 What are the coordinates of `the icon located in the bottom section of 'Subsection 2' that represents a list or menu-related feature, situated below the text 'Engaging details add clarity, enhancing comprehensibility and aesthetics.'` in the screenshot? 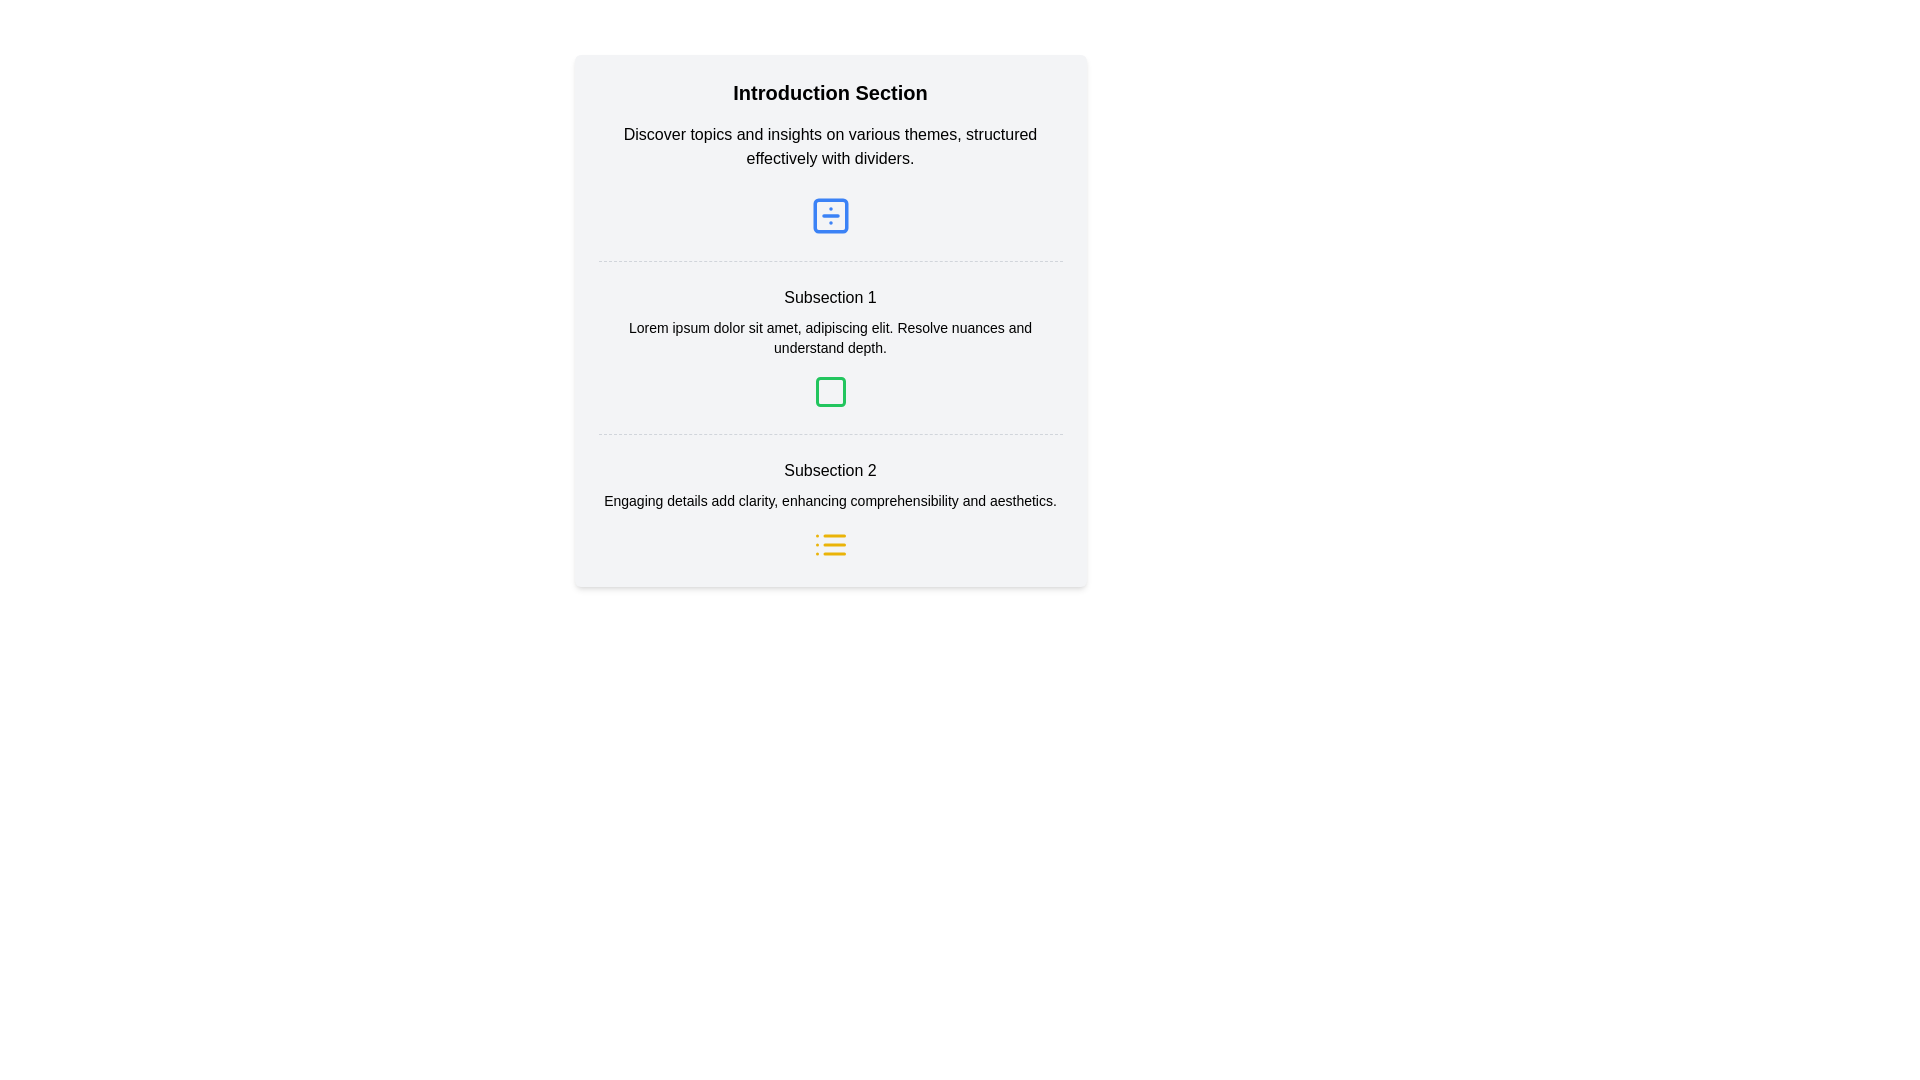 It's located at (830, 544).